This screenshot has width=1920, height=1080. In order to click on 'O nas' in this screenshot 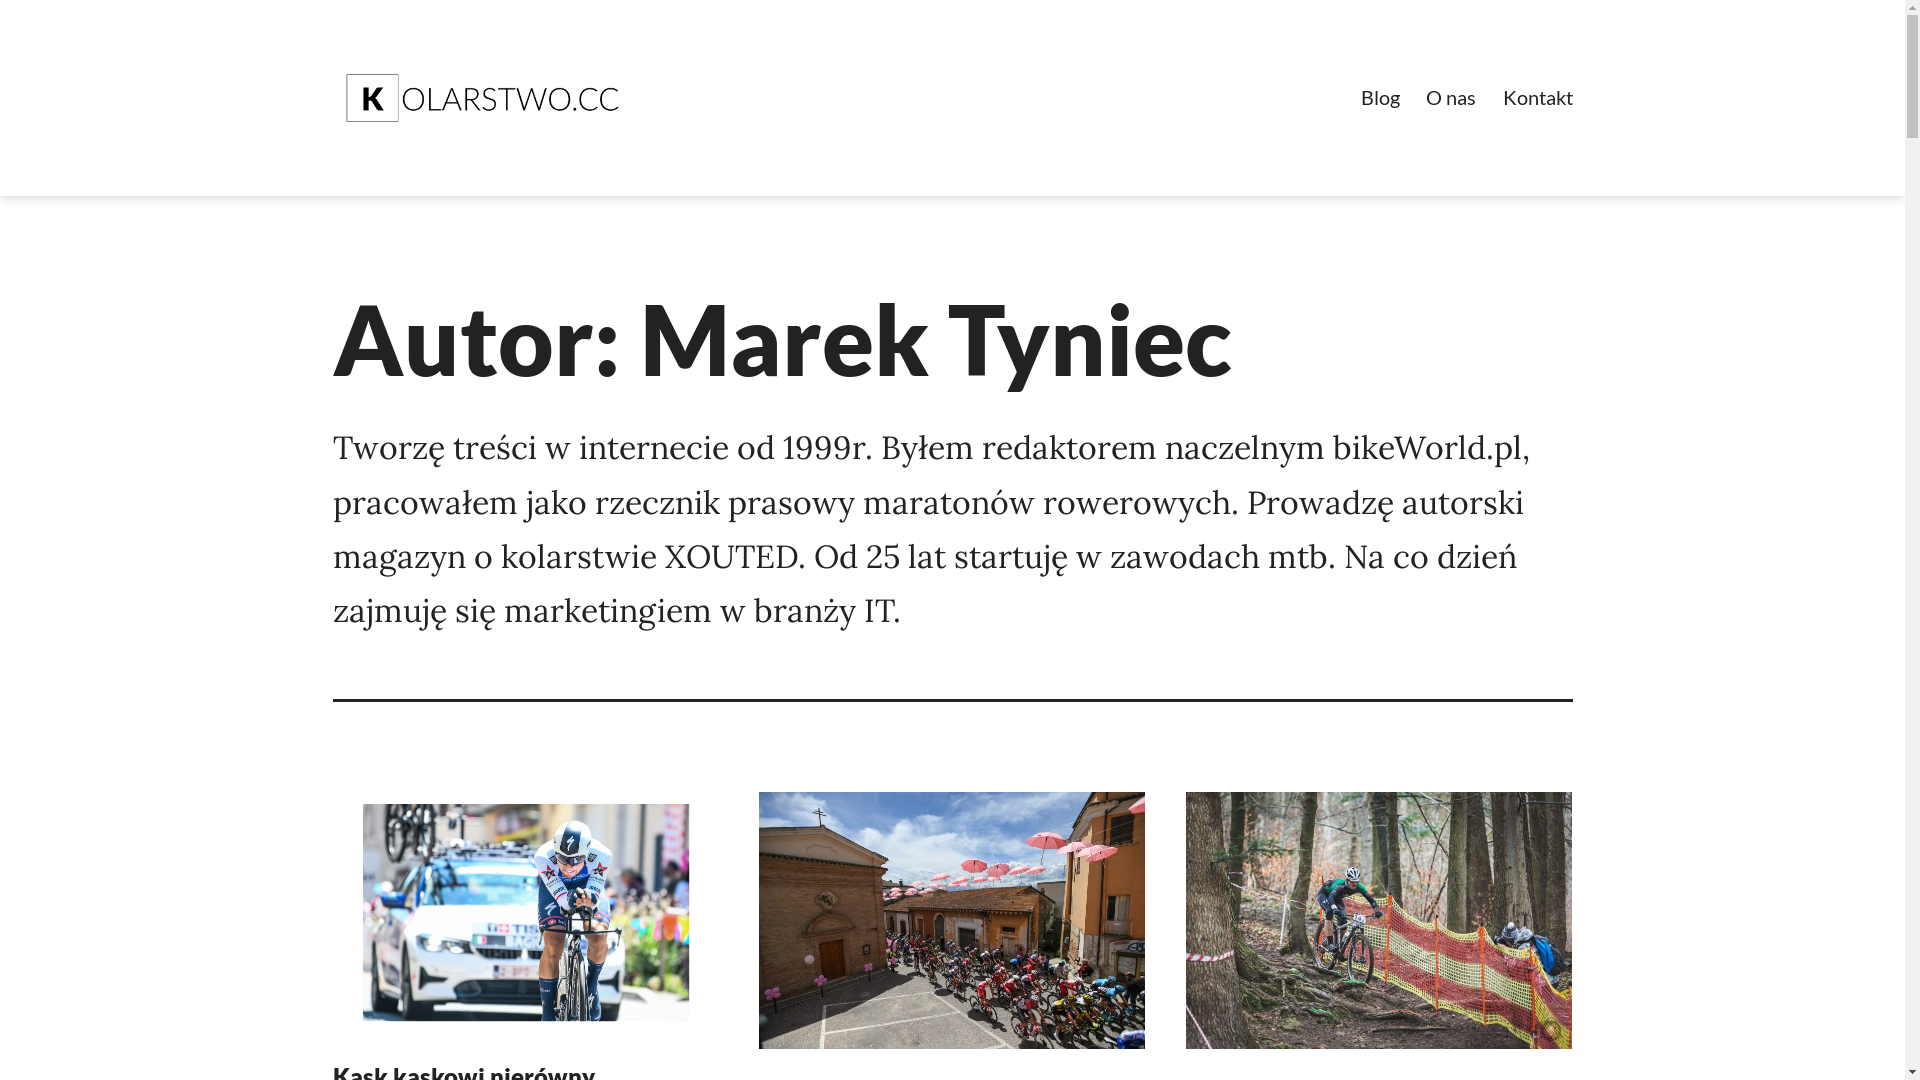, I will do `click(1450, 97)`.